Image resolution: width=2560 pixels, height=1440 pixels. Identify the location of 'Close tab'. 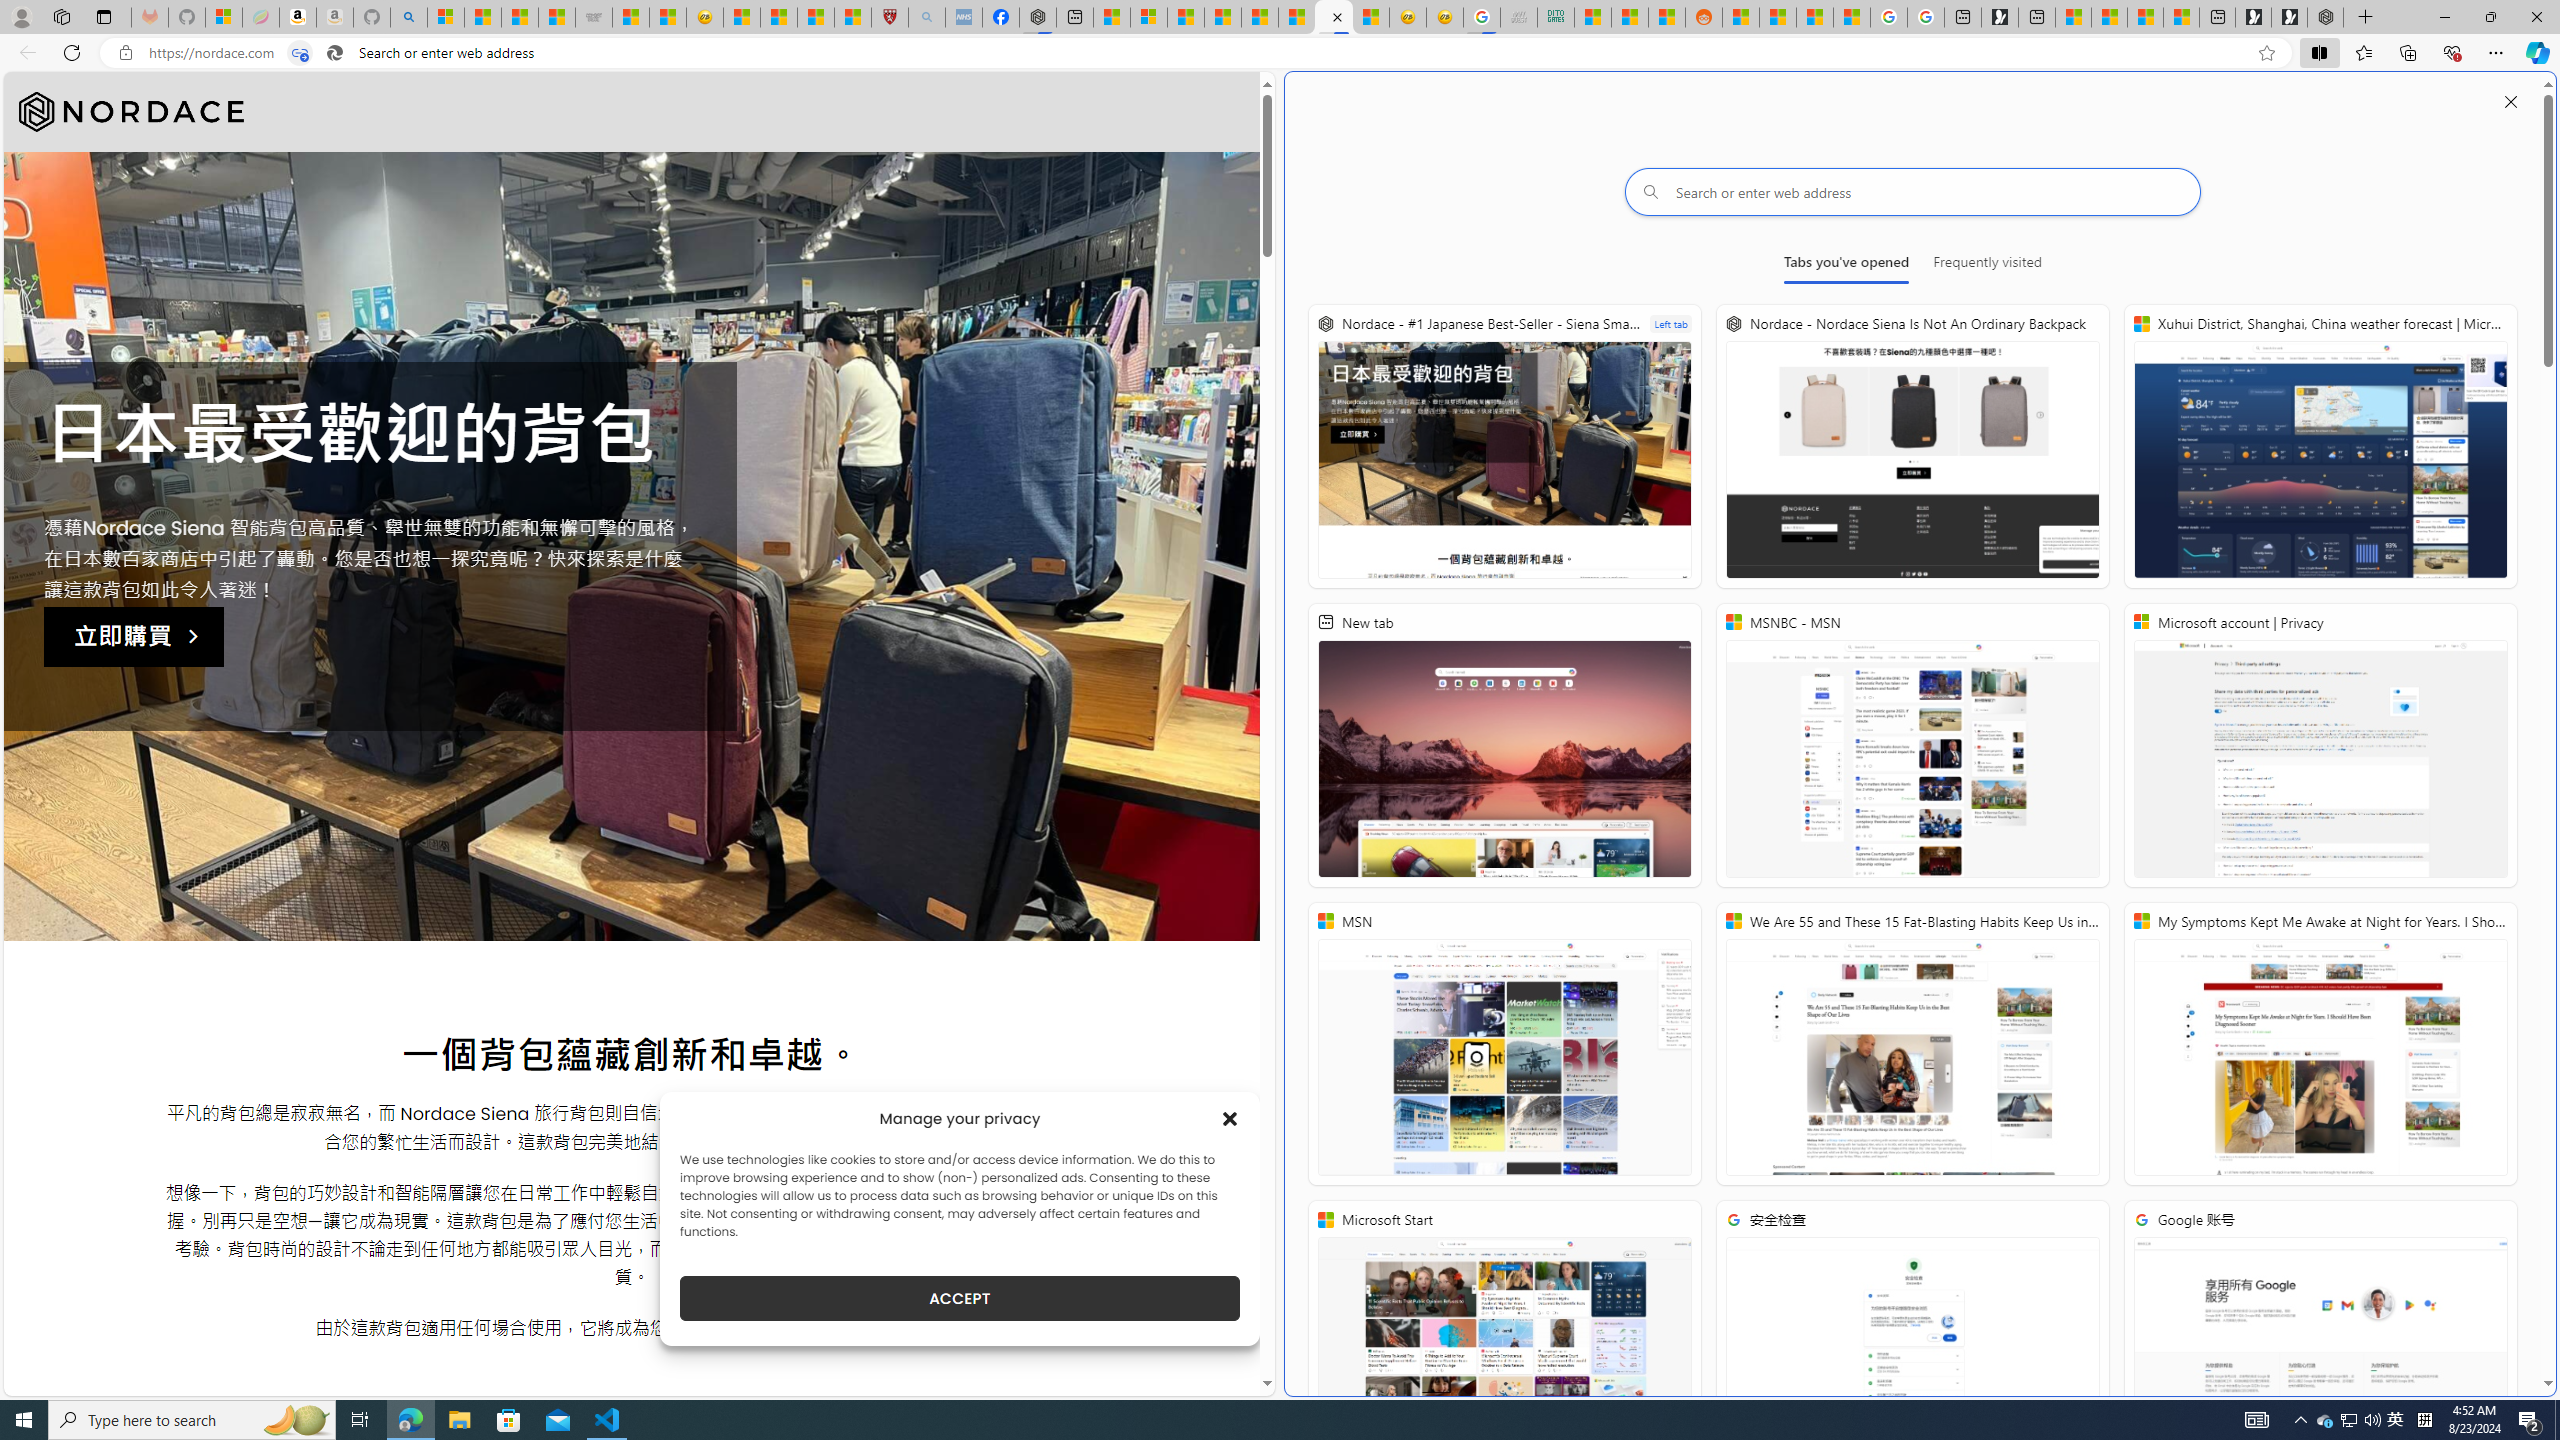
(1337, 16).